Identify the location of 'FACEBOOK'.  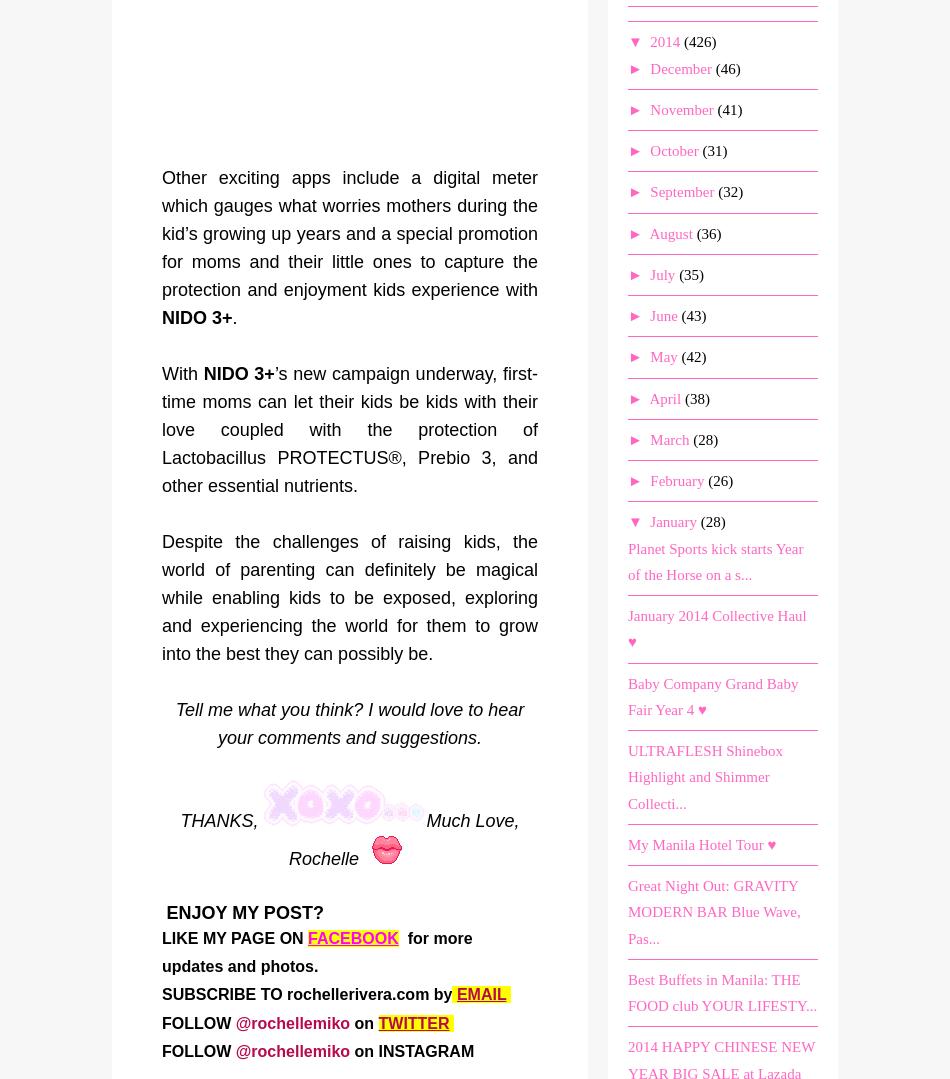
(352, 938).